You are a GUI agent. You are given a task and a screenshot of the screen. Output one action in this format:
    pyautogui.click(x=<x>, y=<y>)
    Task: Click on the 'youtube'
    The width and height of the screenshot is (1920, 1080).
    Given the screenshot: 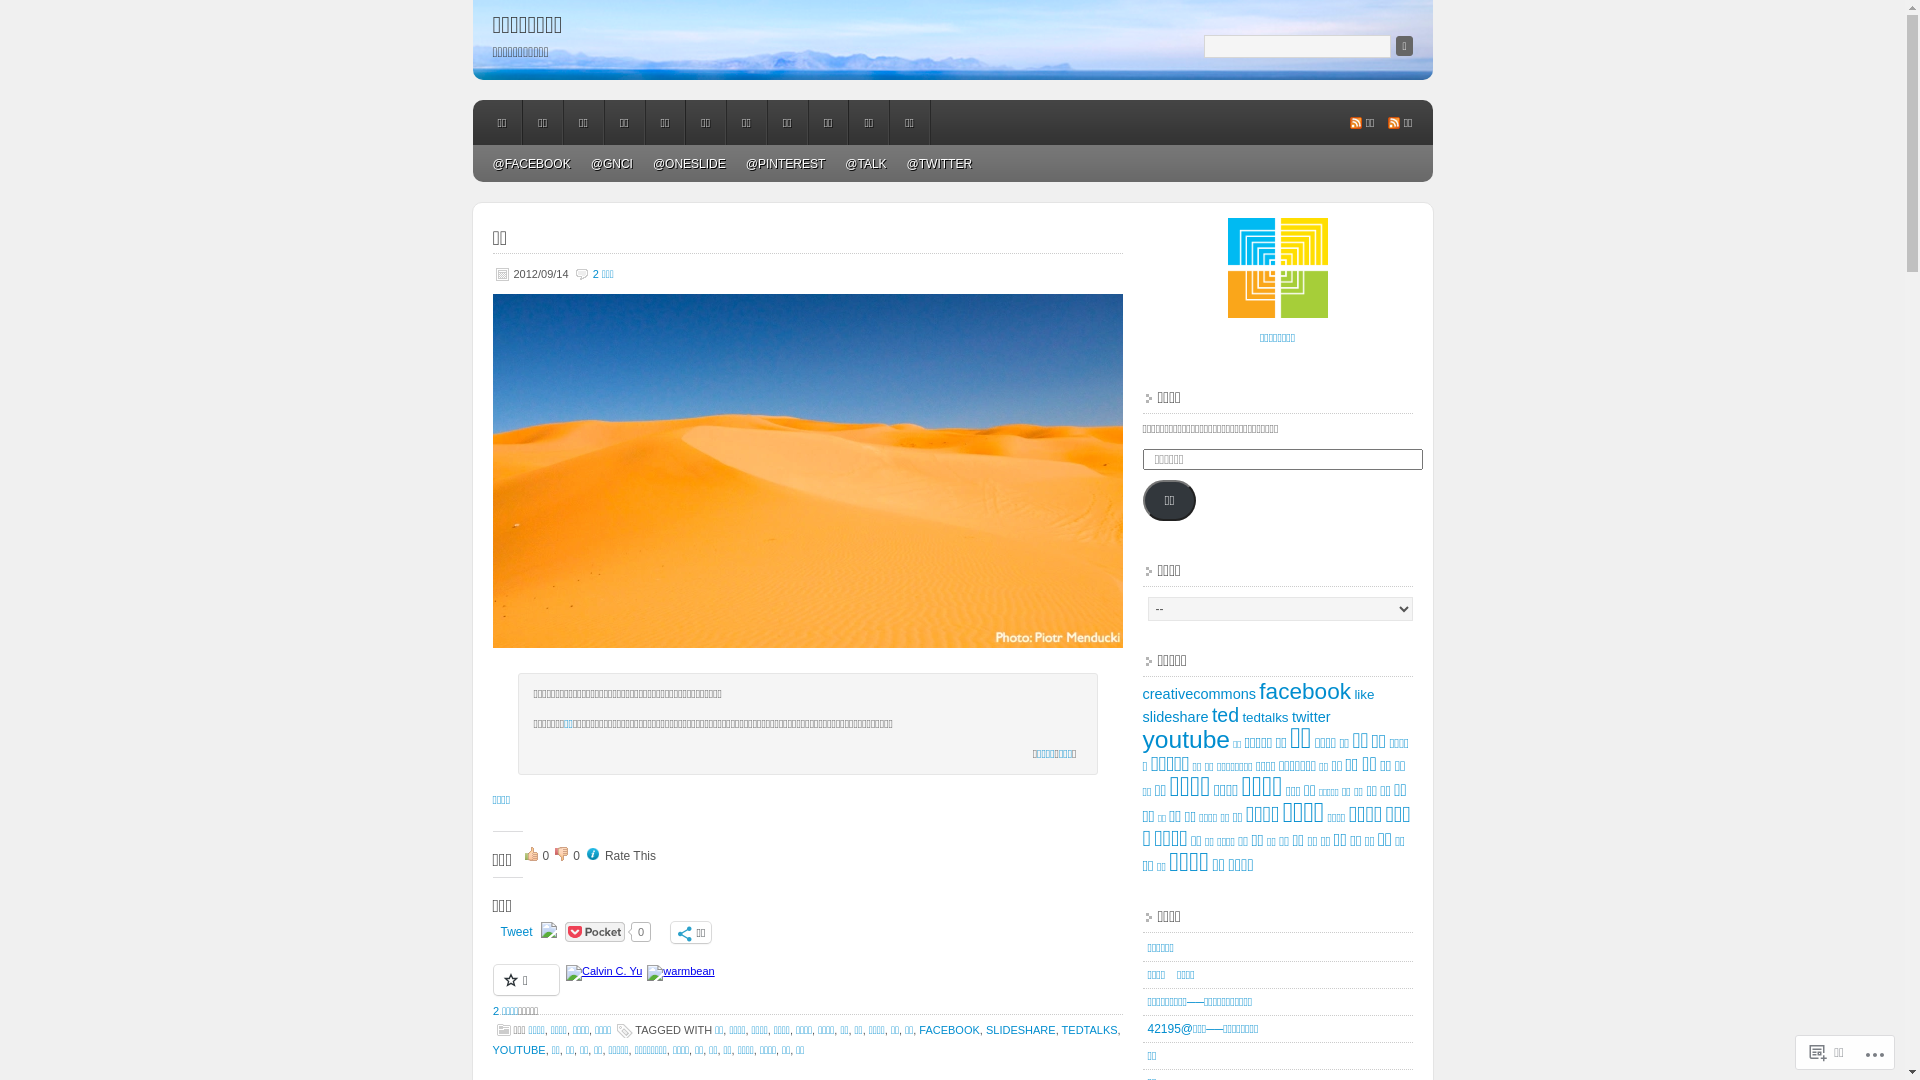 What is the action you would take?
    pyautogui.click(x=1185, y=739)
    